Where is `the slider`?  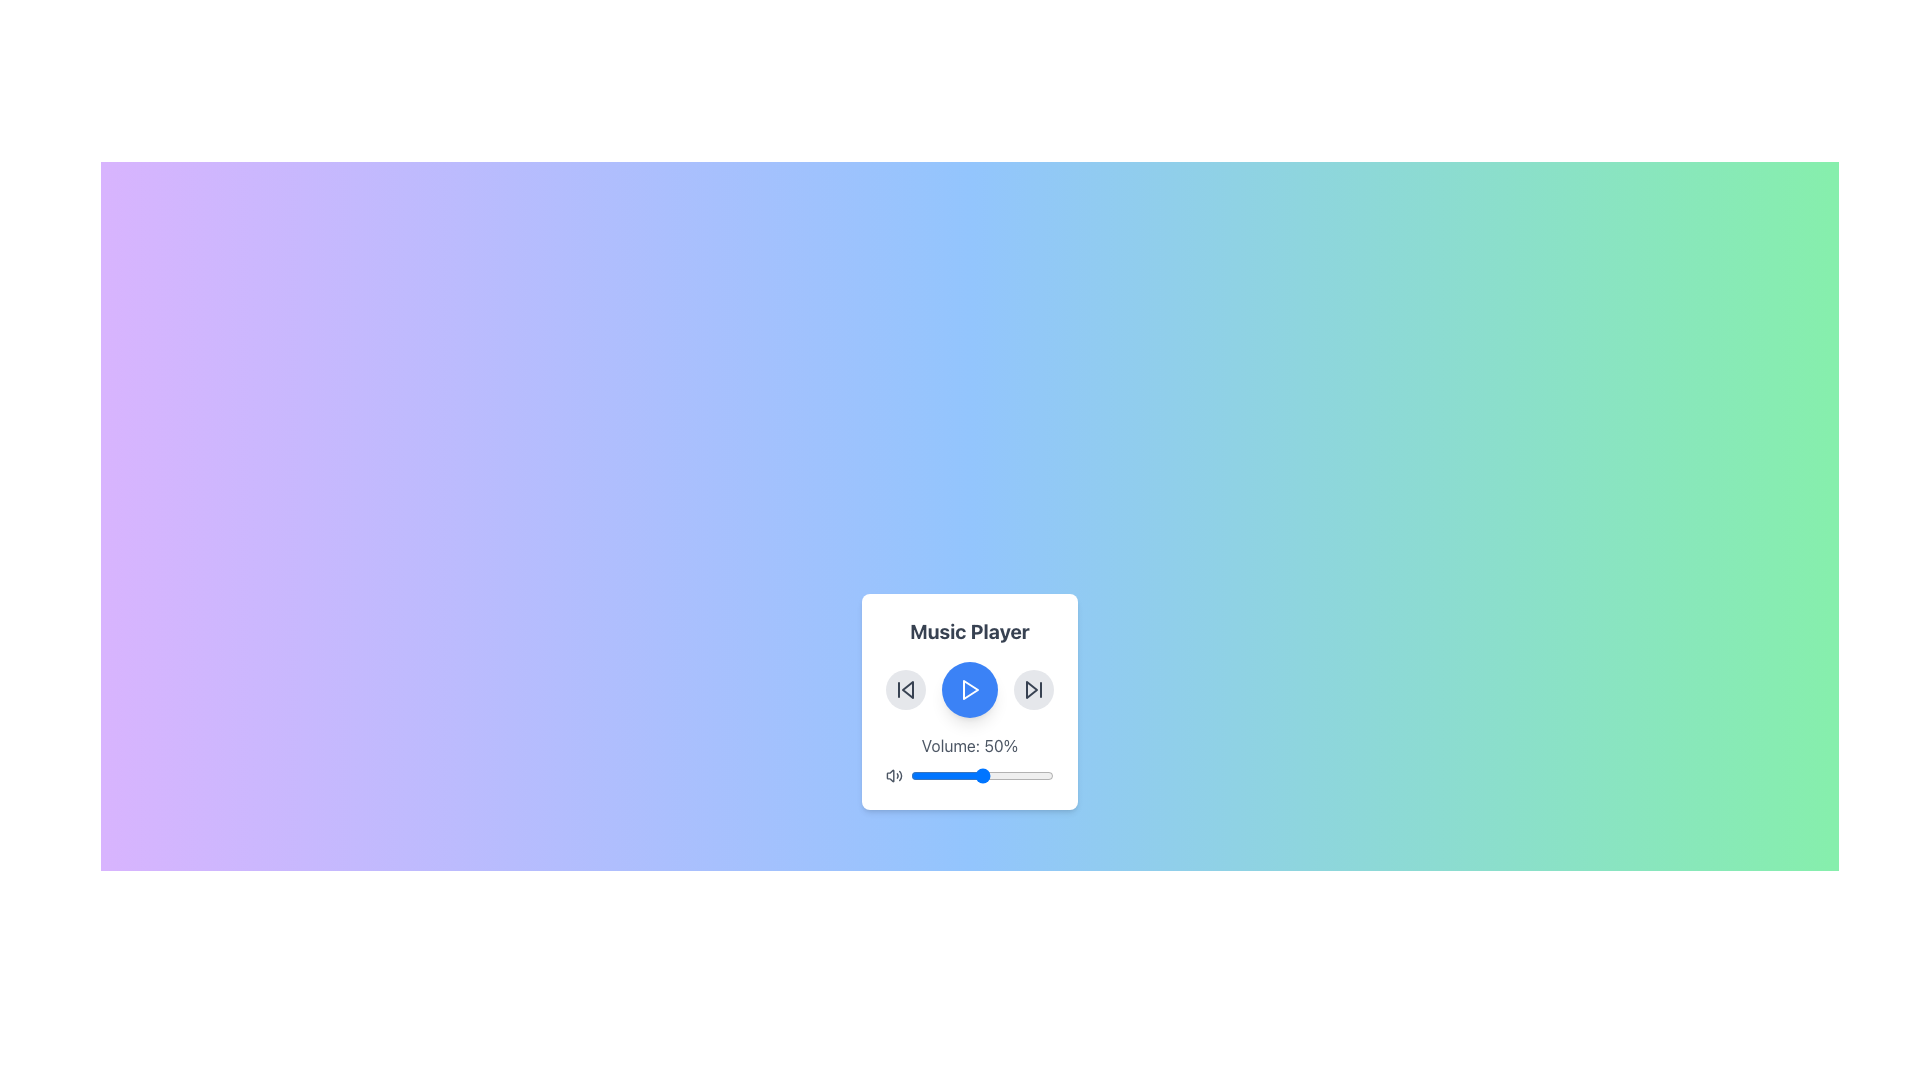 the slider is located at coordinates (962, 774).